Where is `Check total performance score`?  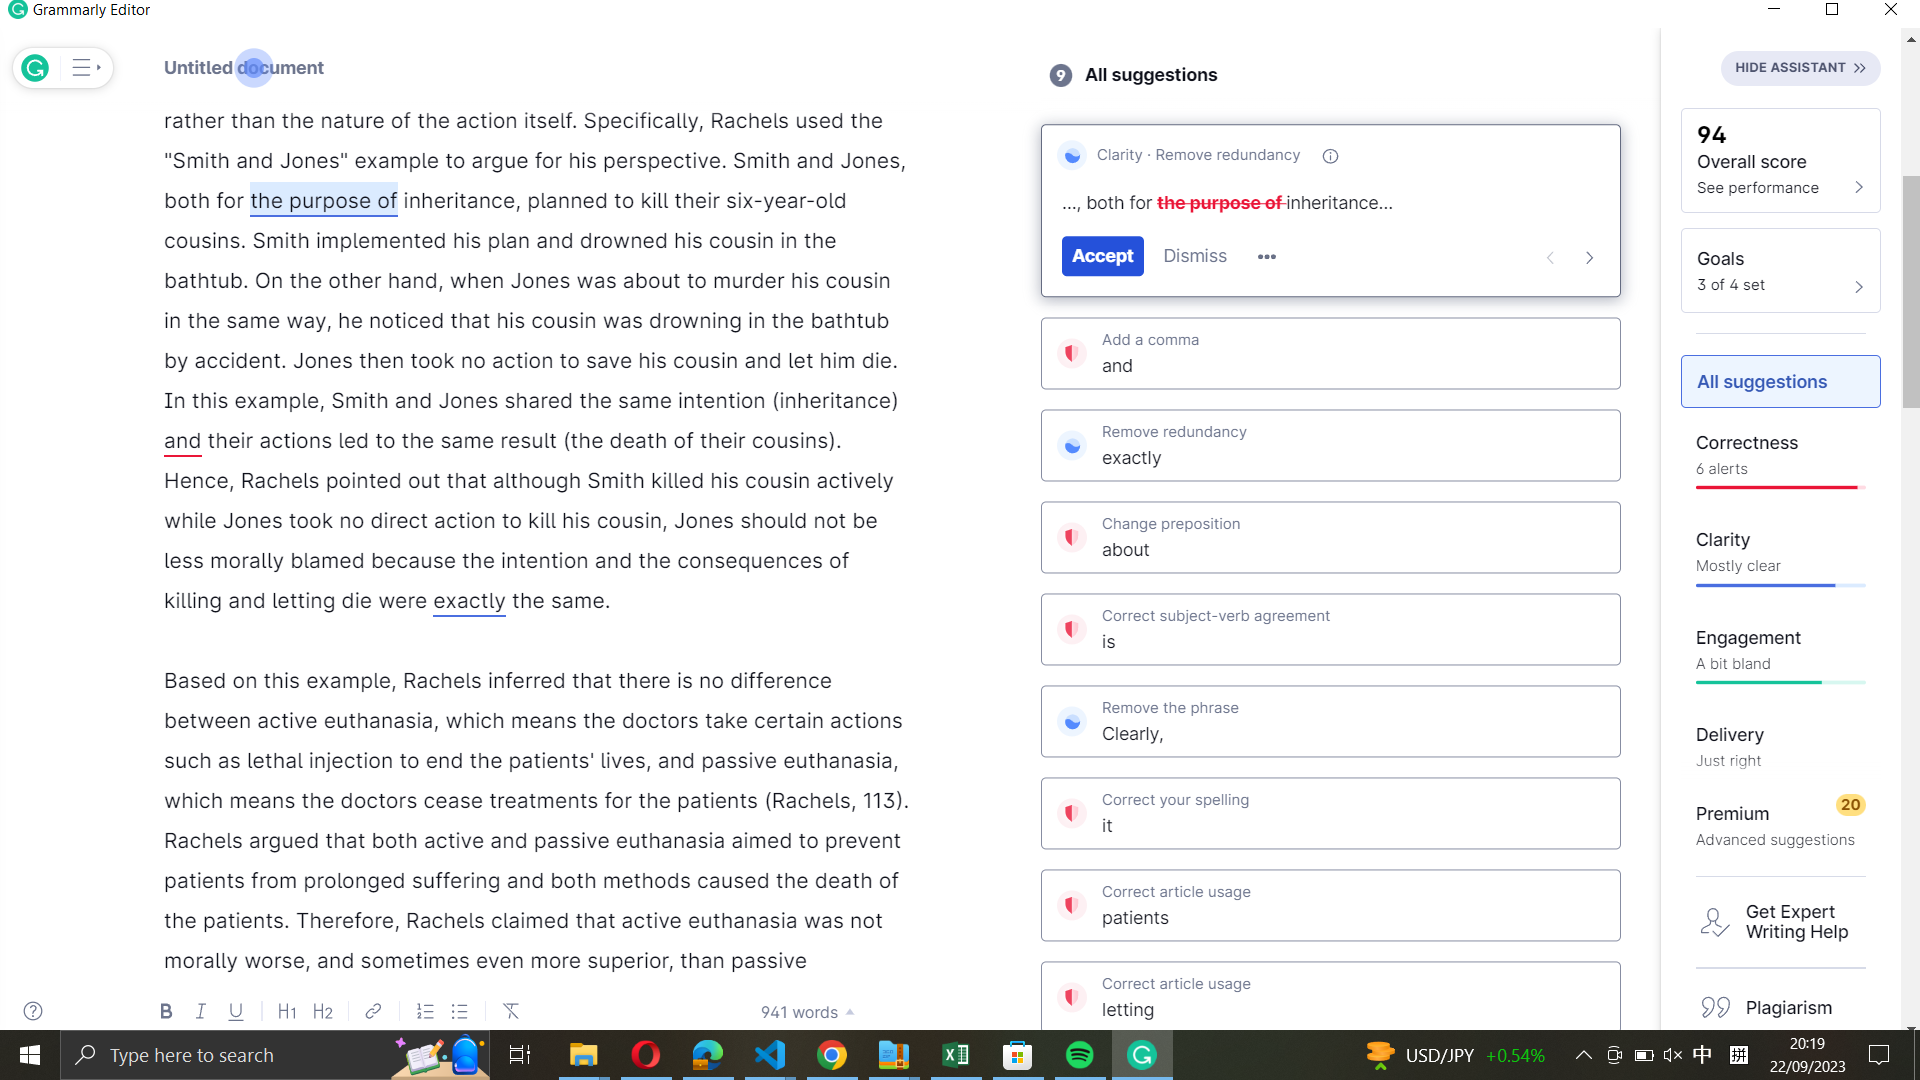
Check total performance score is located at coordinates (1780, 158).